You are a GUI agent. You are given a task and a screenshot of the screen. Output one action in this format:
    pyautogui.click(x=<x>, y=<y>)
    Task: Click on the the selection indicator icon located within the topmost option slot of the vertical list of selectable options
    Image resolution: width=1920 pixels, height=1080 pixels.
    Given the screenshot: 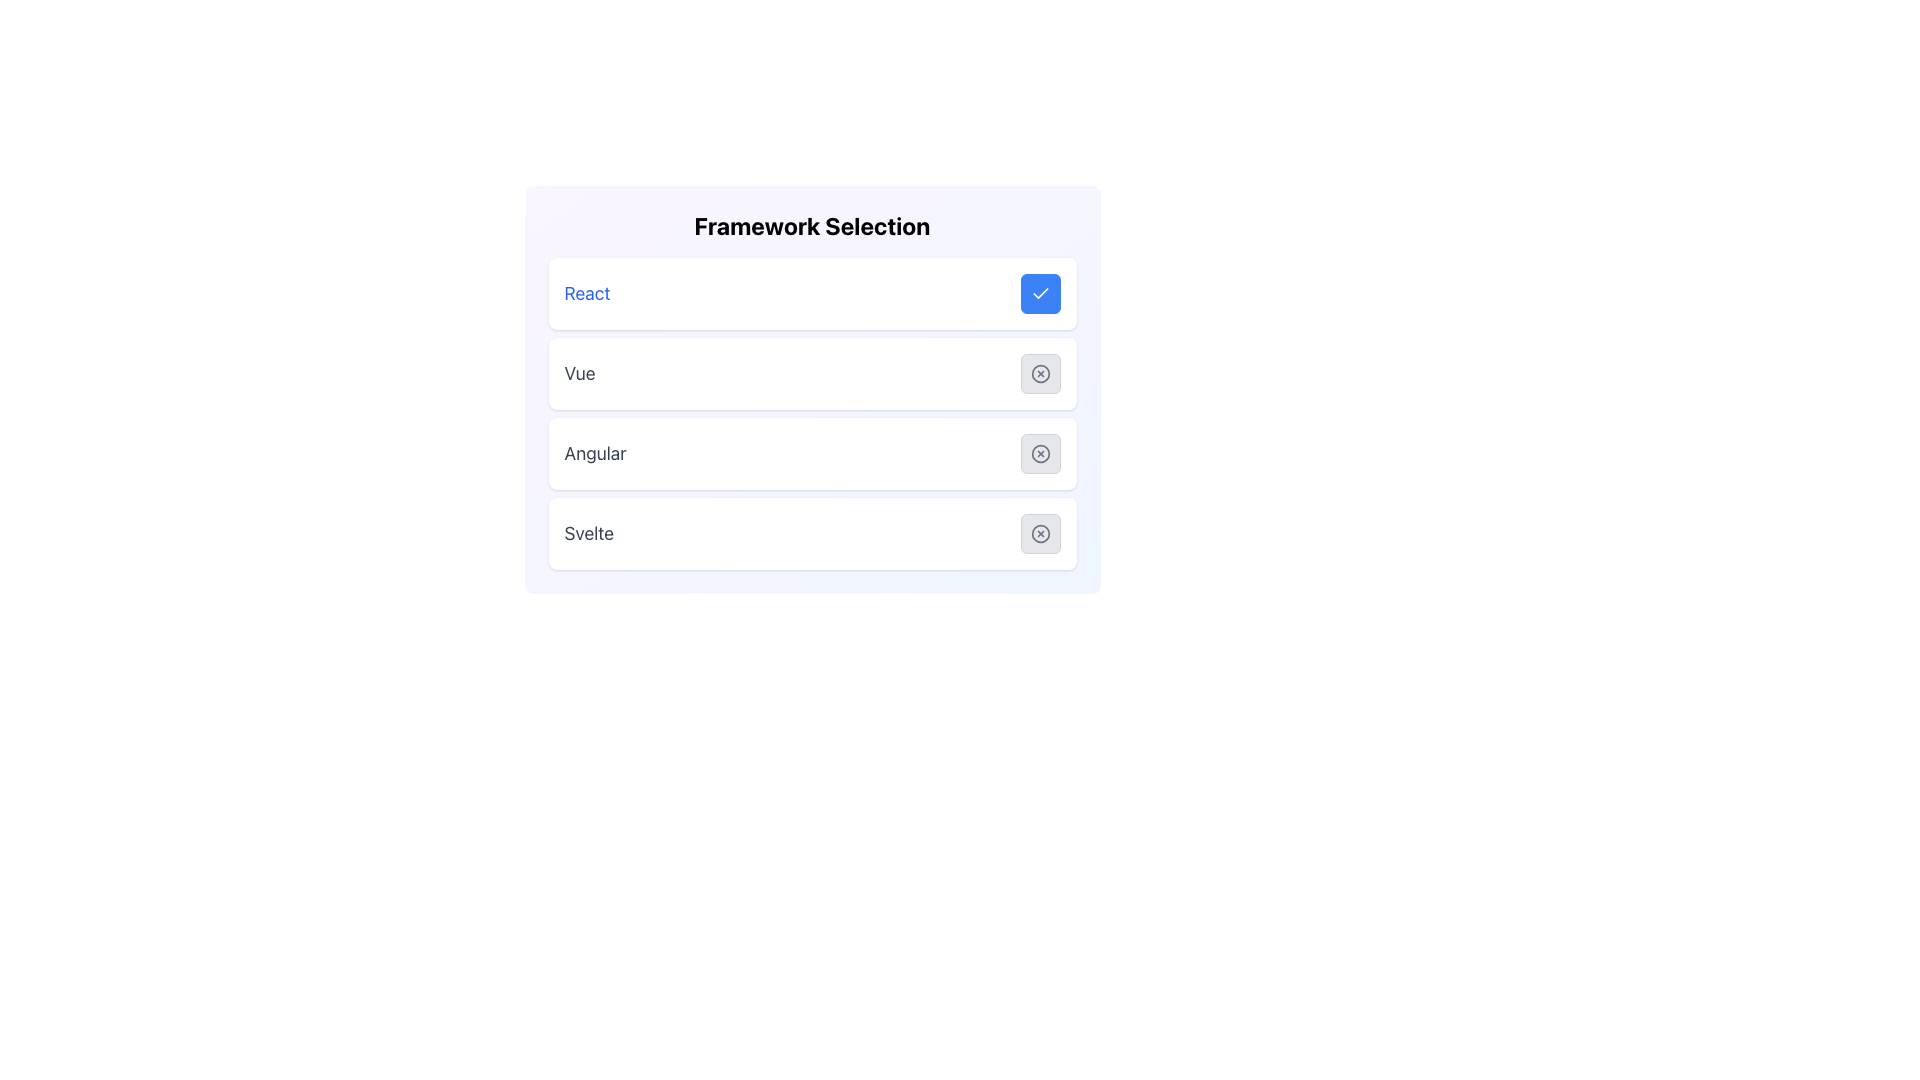 What is the action you would take?
    pyautogui.click(x=1040, y=293)
    